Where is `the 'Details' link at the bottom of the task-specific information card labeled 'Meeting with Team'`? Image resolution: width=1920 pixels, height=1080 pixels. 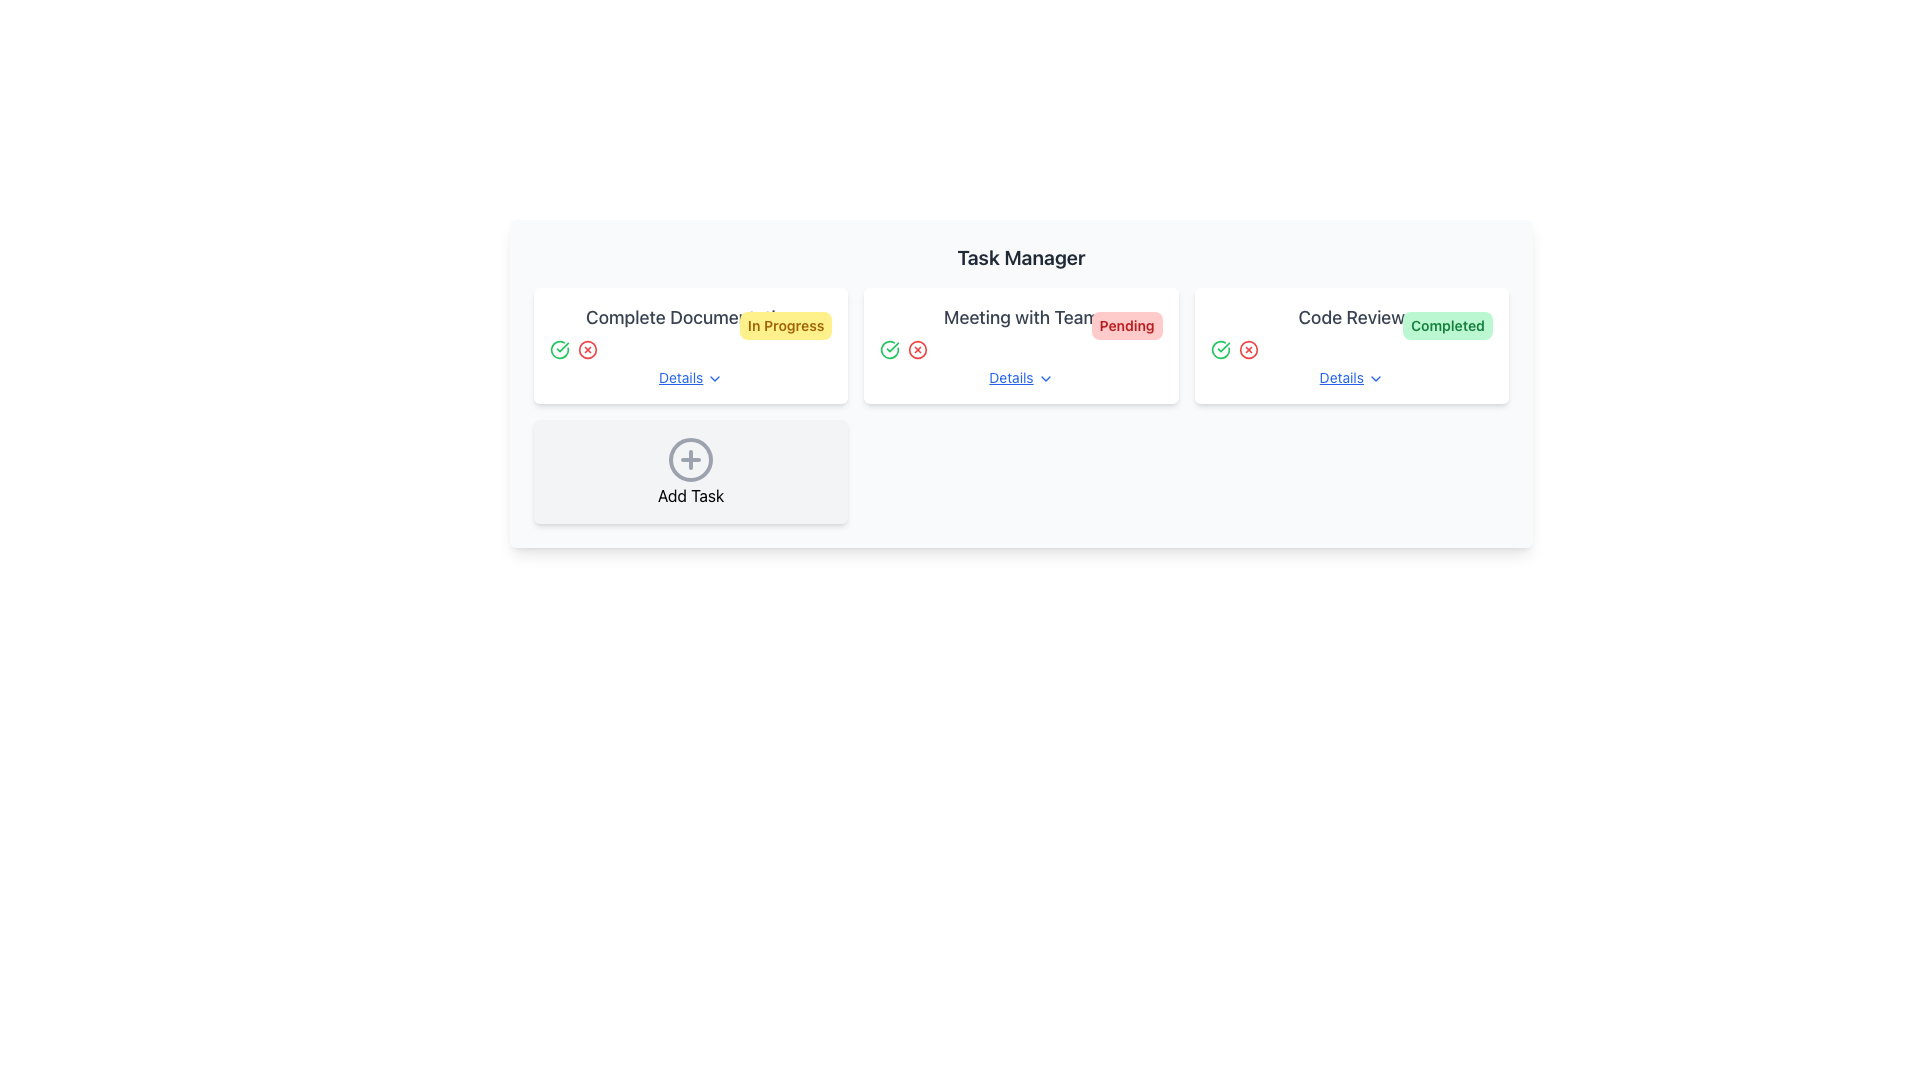
the 'Details' link at the bottom of the task-specific information card labeled 'Meeting with Team' is located at coordinates (1021, 345).